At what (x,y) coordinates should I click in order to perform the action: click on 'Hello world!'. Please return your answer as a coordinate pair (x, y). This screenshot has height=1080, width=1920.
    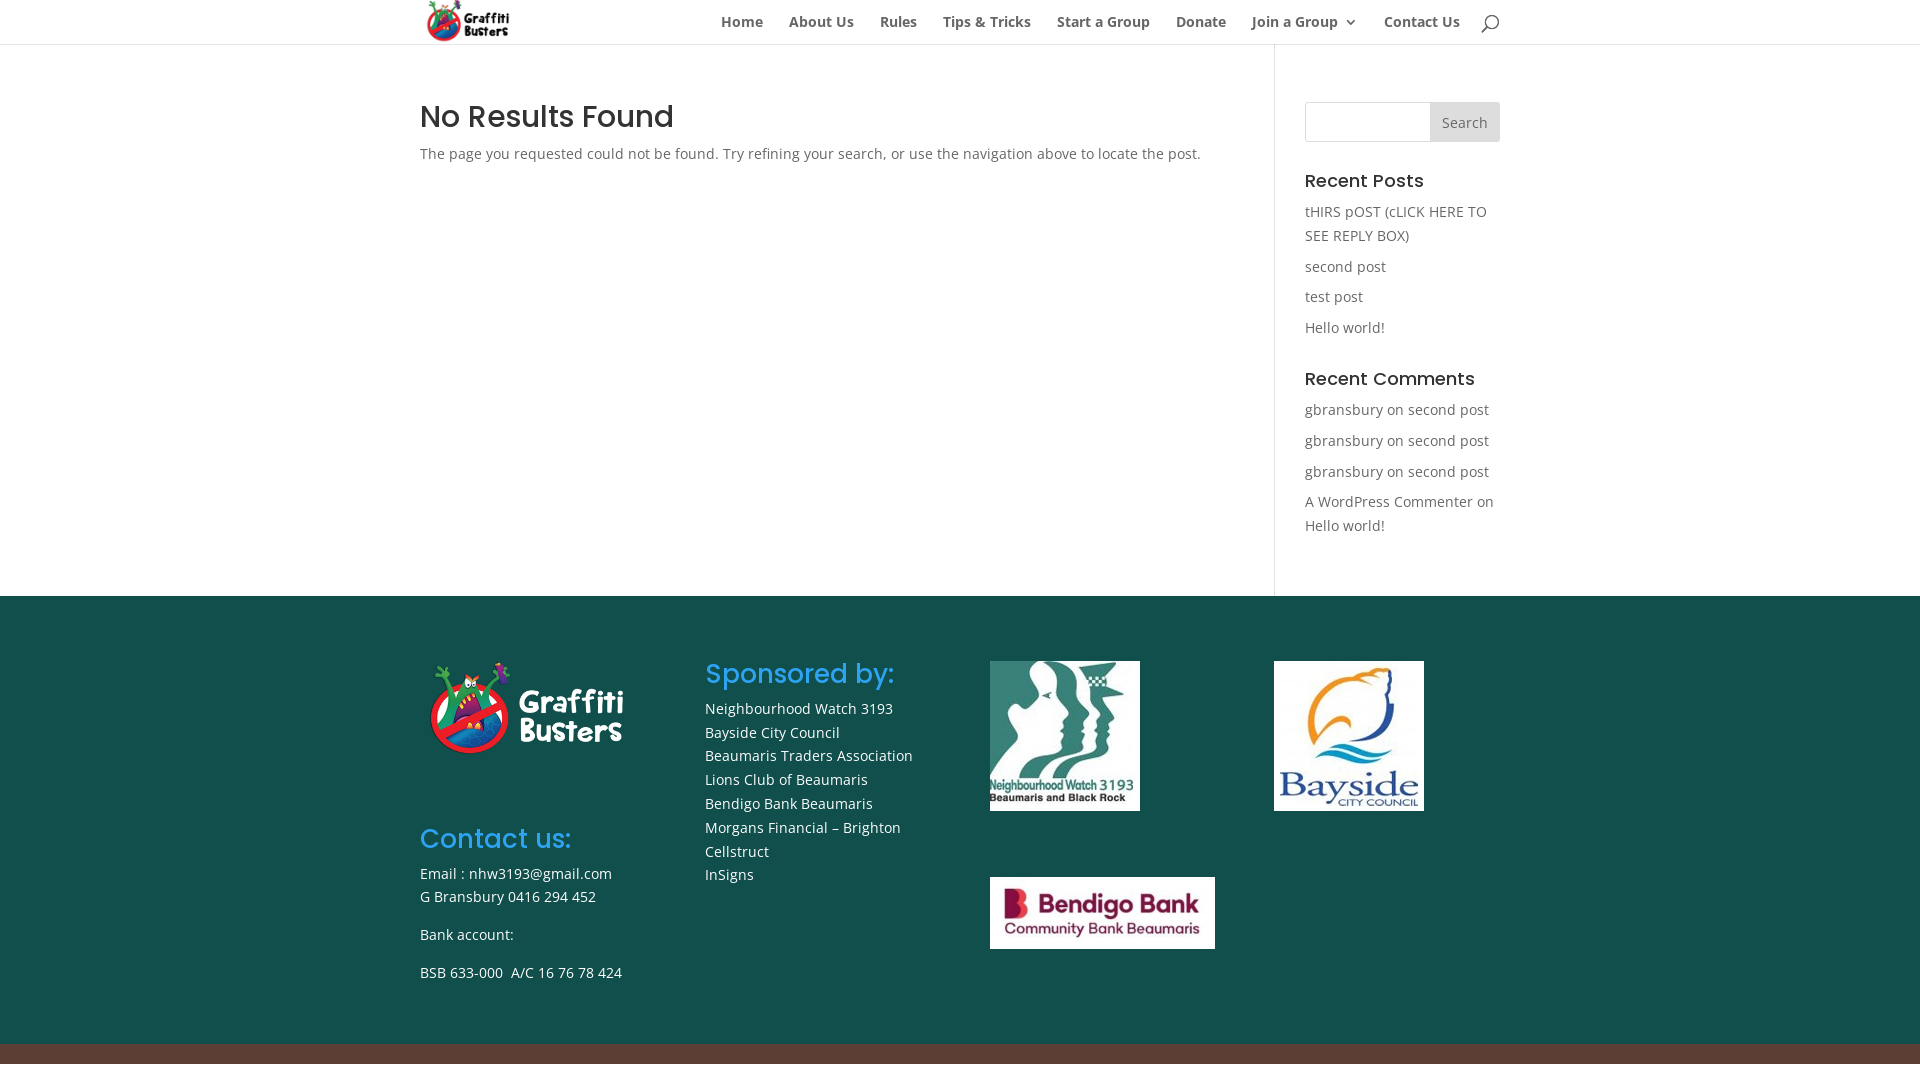
    Looking at the image, I should click on (1344, 524).